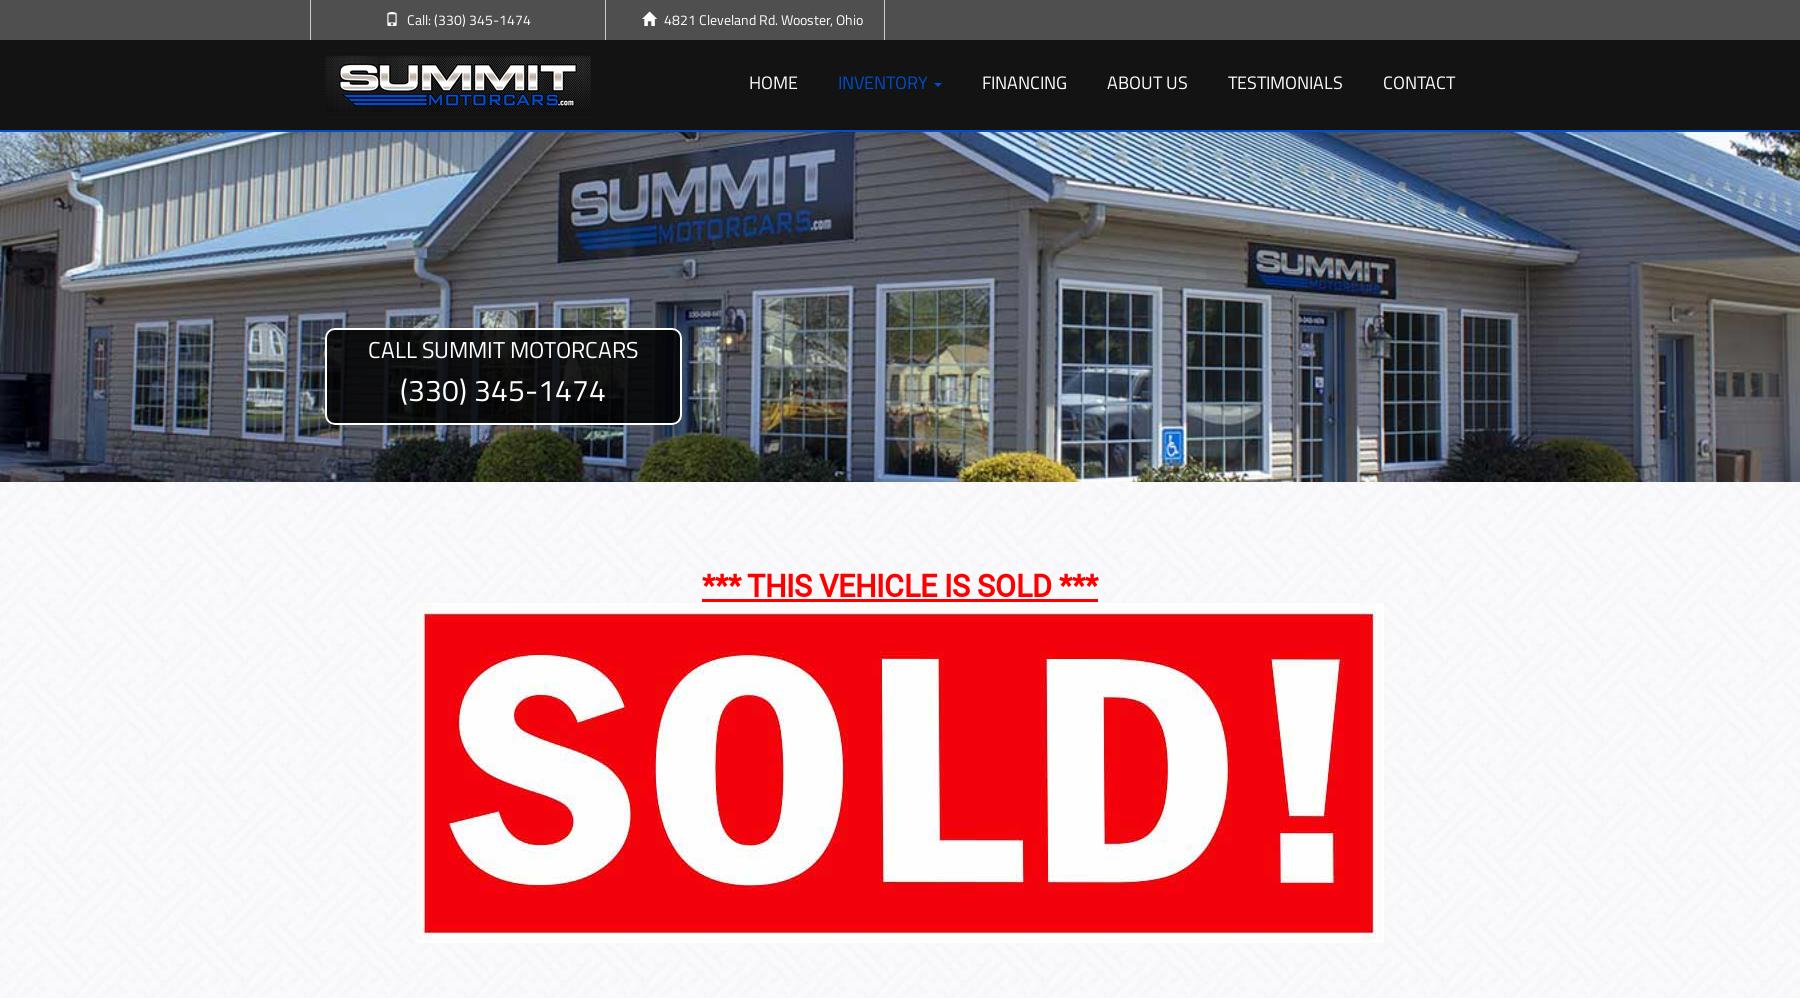 This screenshot has height=998, width=1800. I want to click on 'About Us', so click(1146, 81).